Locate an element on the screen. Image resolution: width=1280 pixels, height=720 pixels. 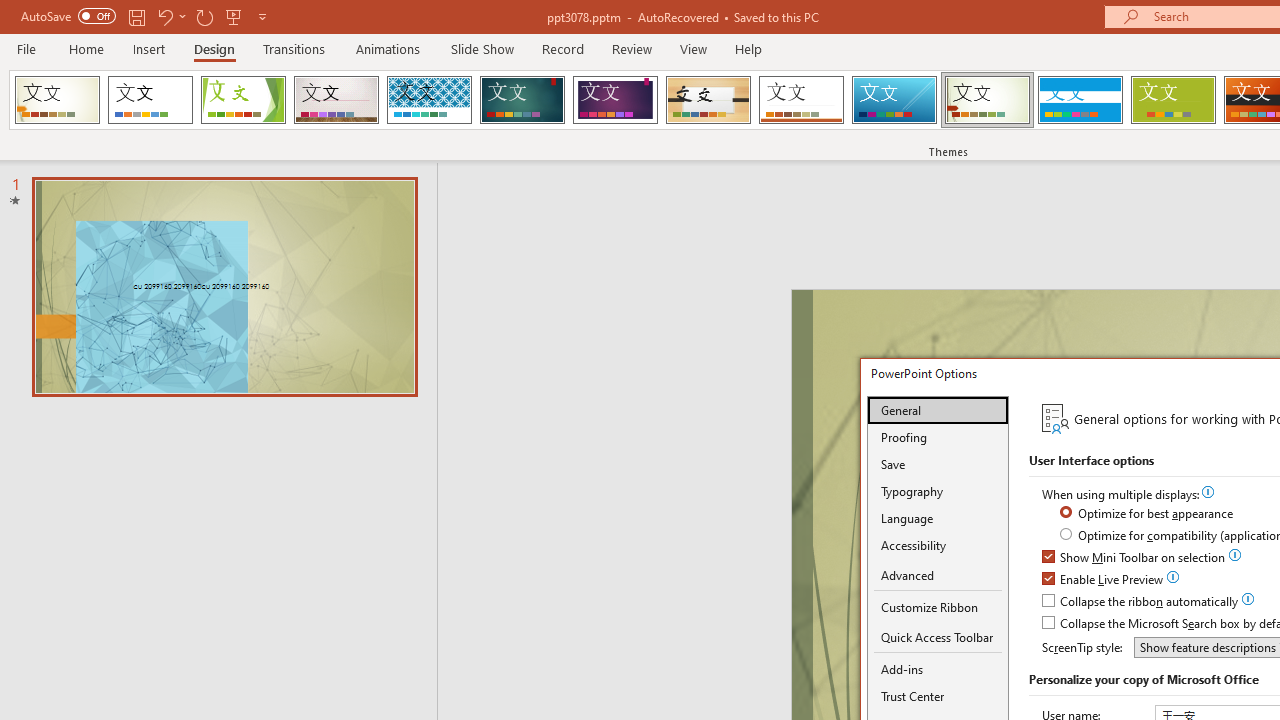
'Facet' is located at coordinates (242, 100).